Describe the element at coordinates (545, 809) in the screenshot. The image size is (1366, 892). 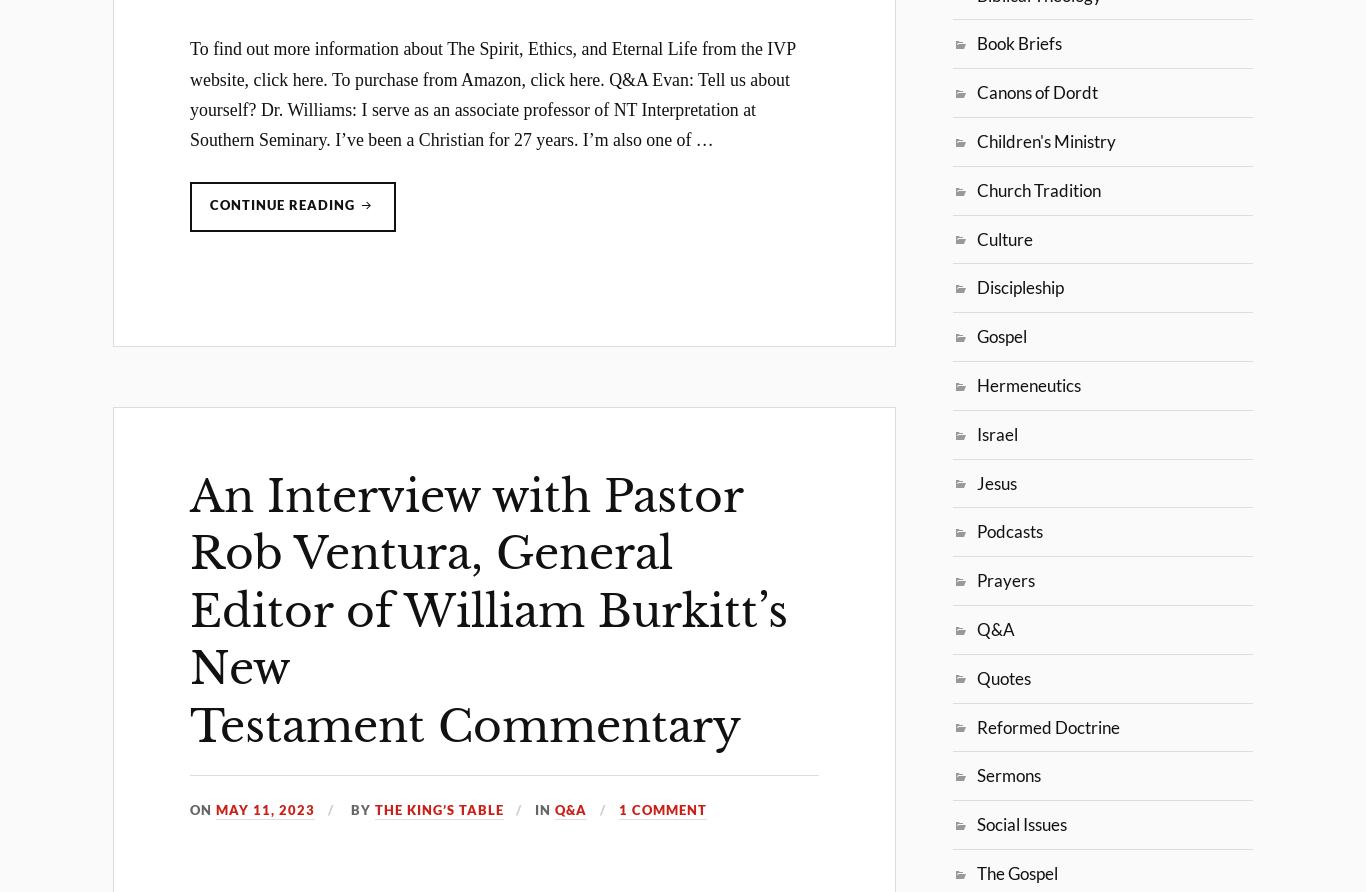
I see `'In'` at that location.